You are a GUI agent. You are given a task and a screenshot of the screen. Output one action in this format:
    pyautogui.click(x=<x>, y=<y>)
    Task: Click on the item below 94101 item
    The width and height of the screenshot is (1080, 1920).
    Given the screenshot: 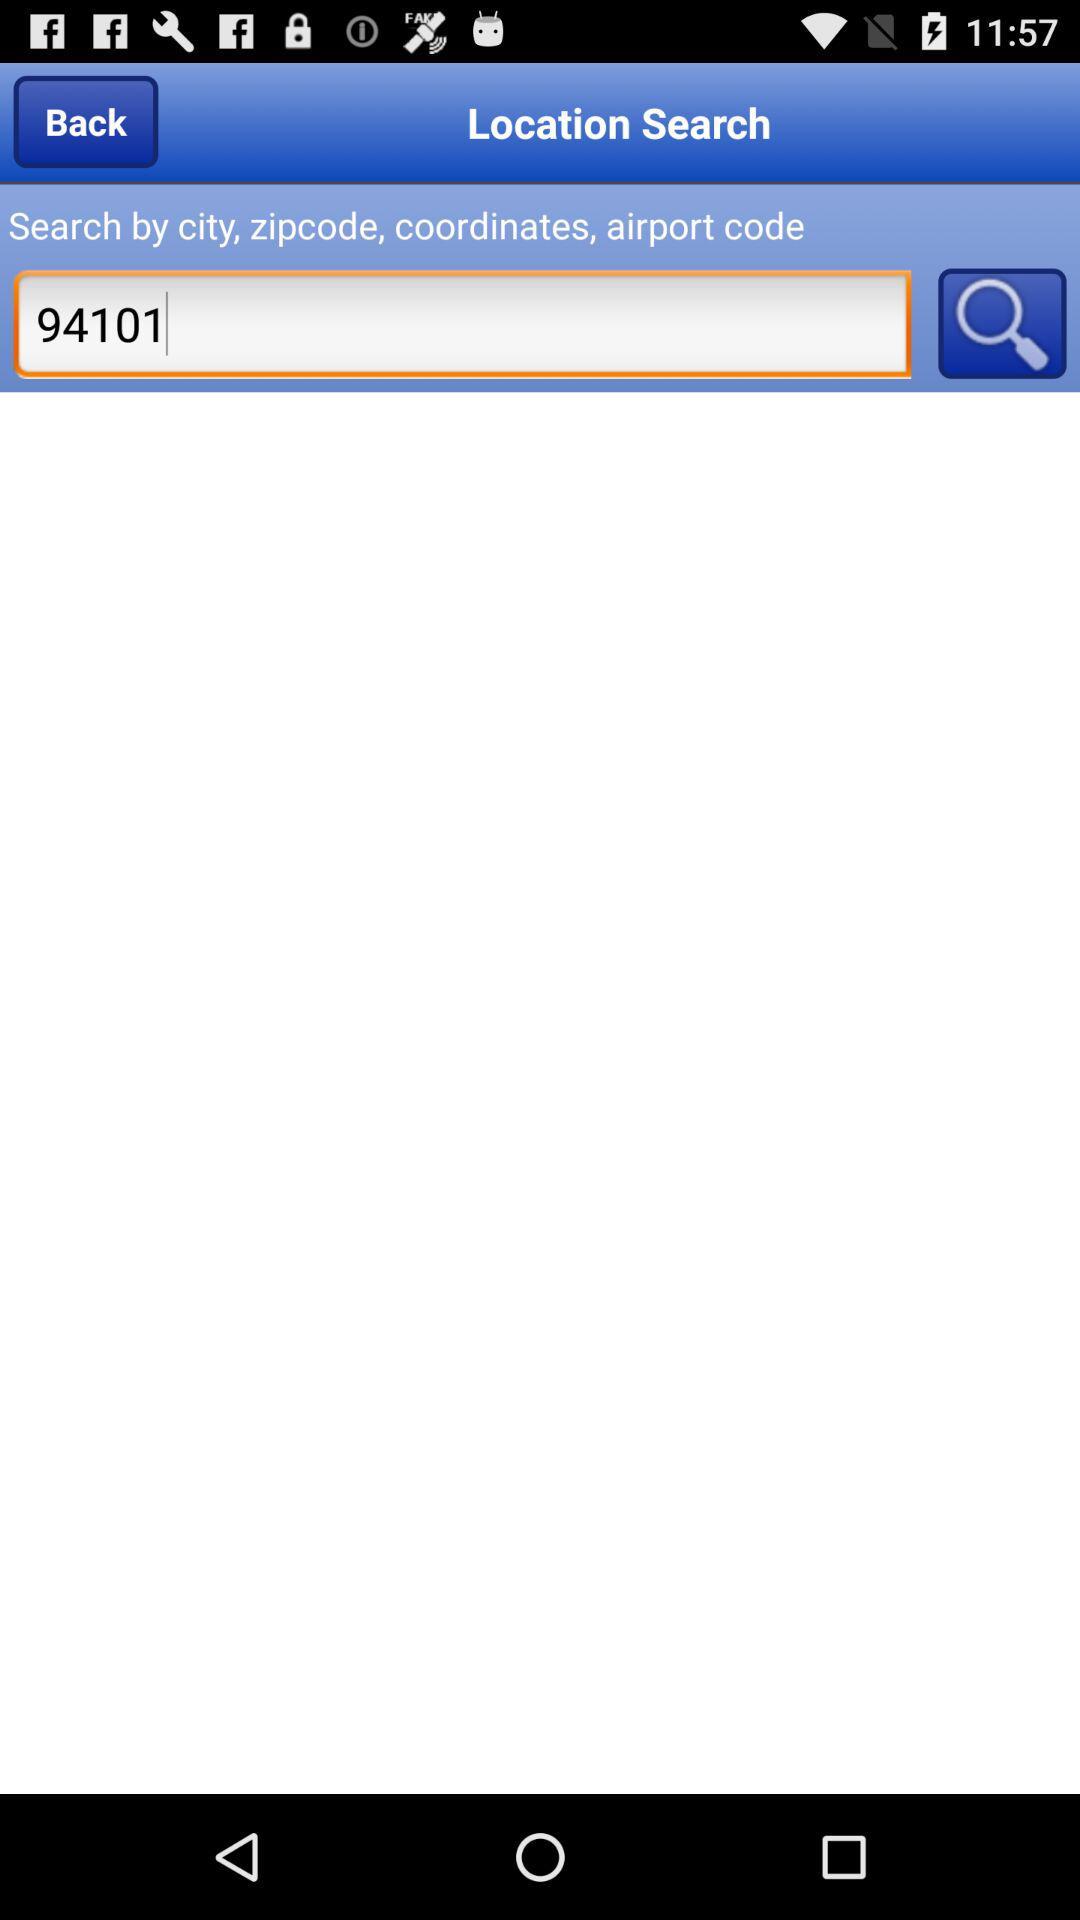 What is the action you would take?
    pyautogui.click(x=540, y=1092)
    